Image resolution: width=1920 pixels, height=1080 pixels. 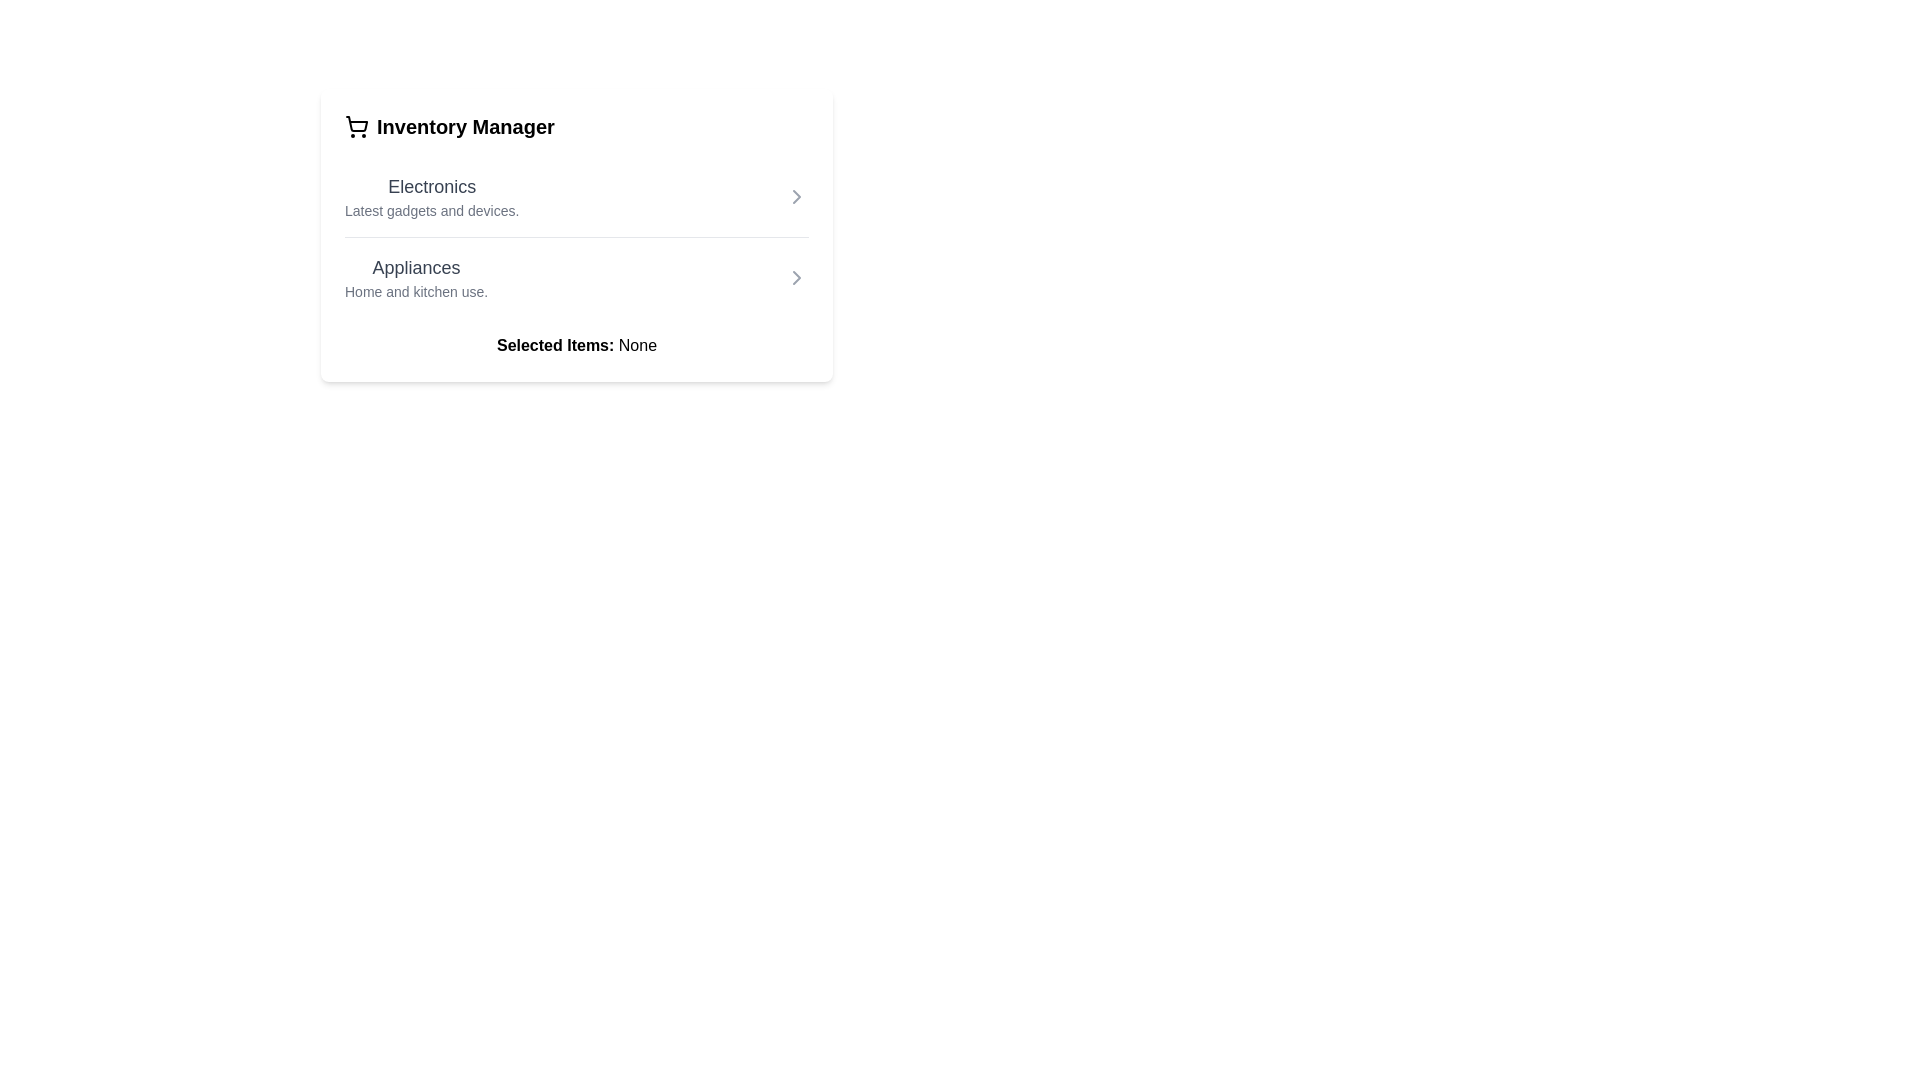 What do you see at coordinates (431, 186) in the screenshot?
I see `the 'Electronics' category title text label located at the upper section of the Inventory Manager card` at bounding box center [431, 186].